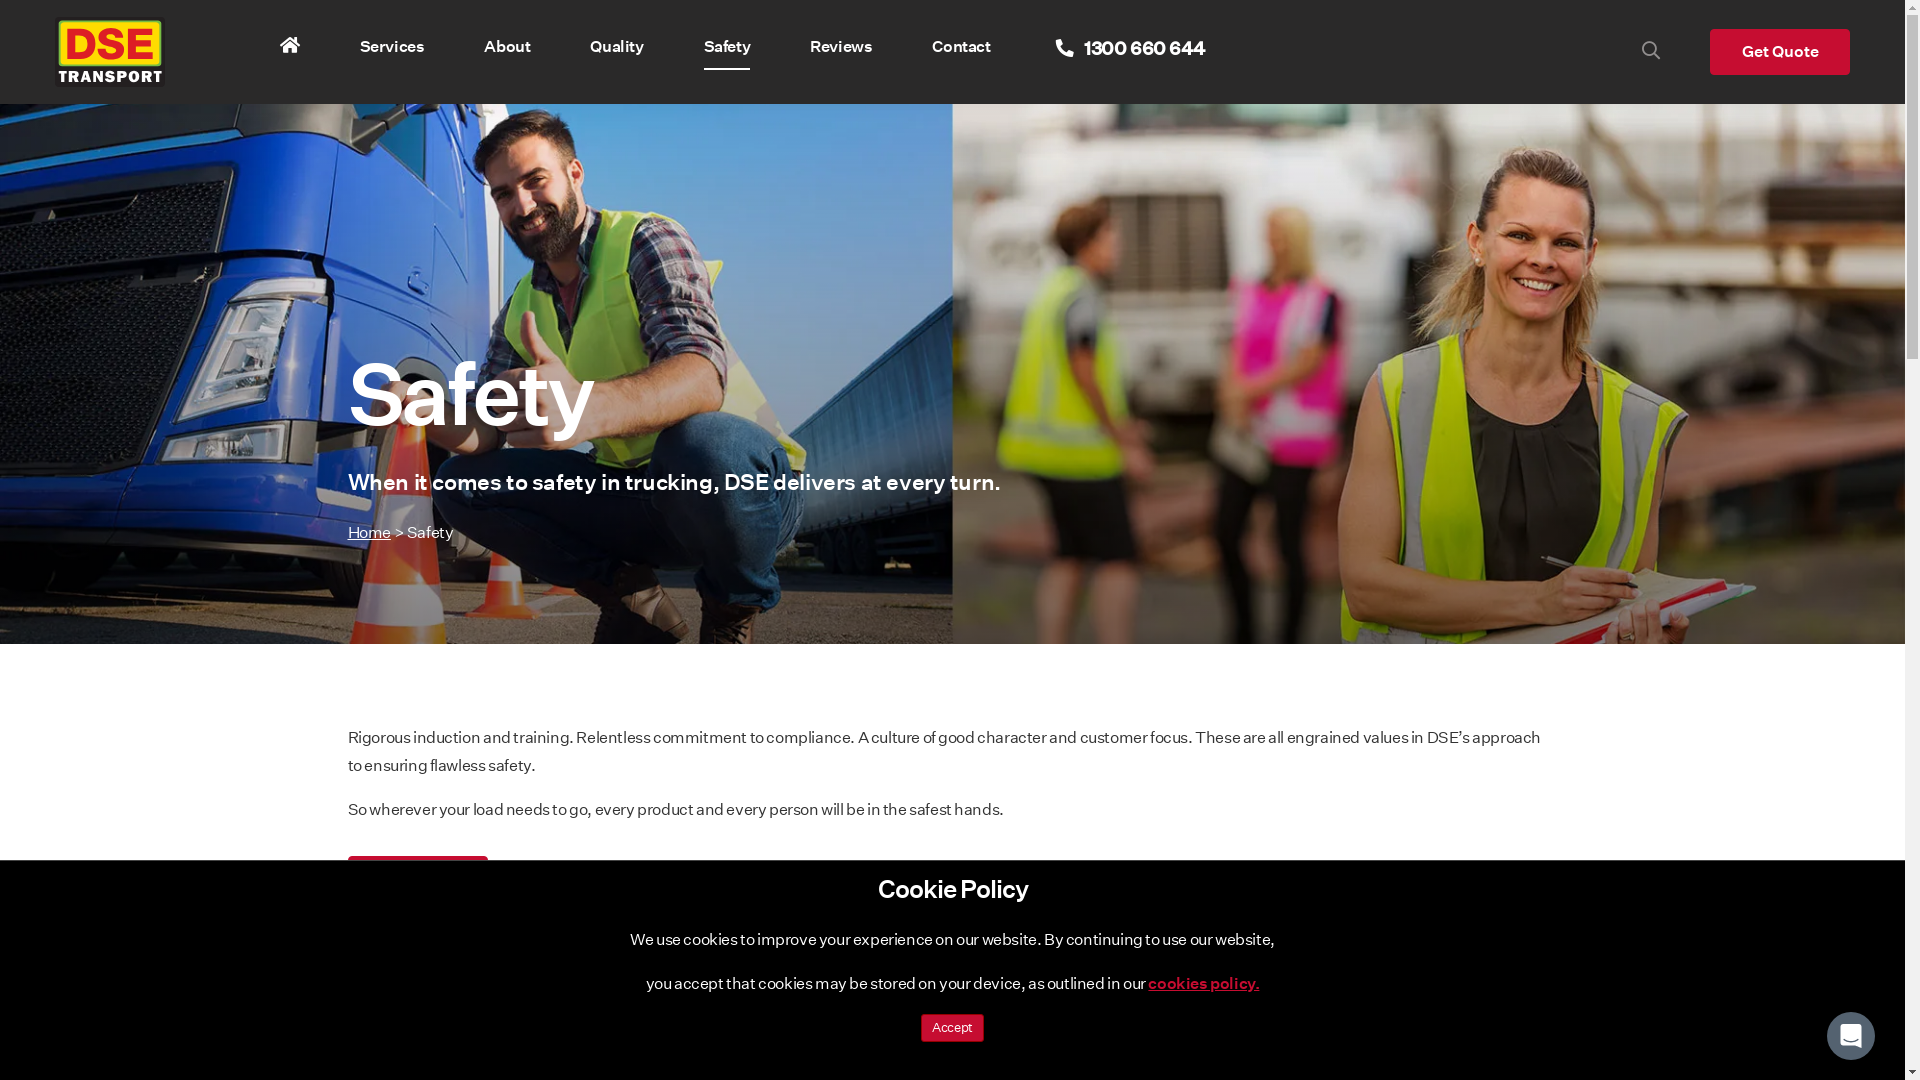  What do you see at coordinates (1780, 50) in the screenshot?
I see `'Get Quote'` at bounding box center [1780, 50].